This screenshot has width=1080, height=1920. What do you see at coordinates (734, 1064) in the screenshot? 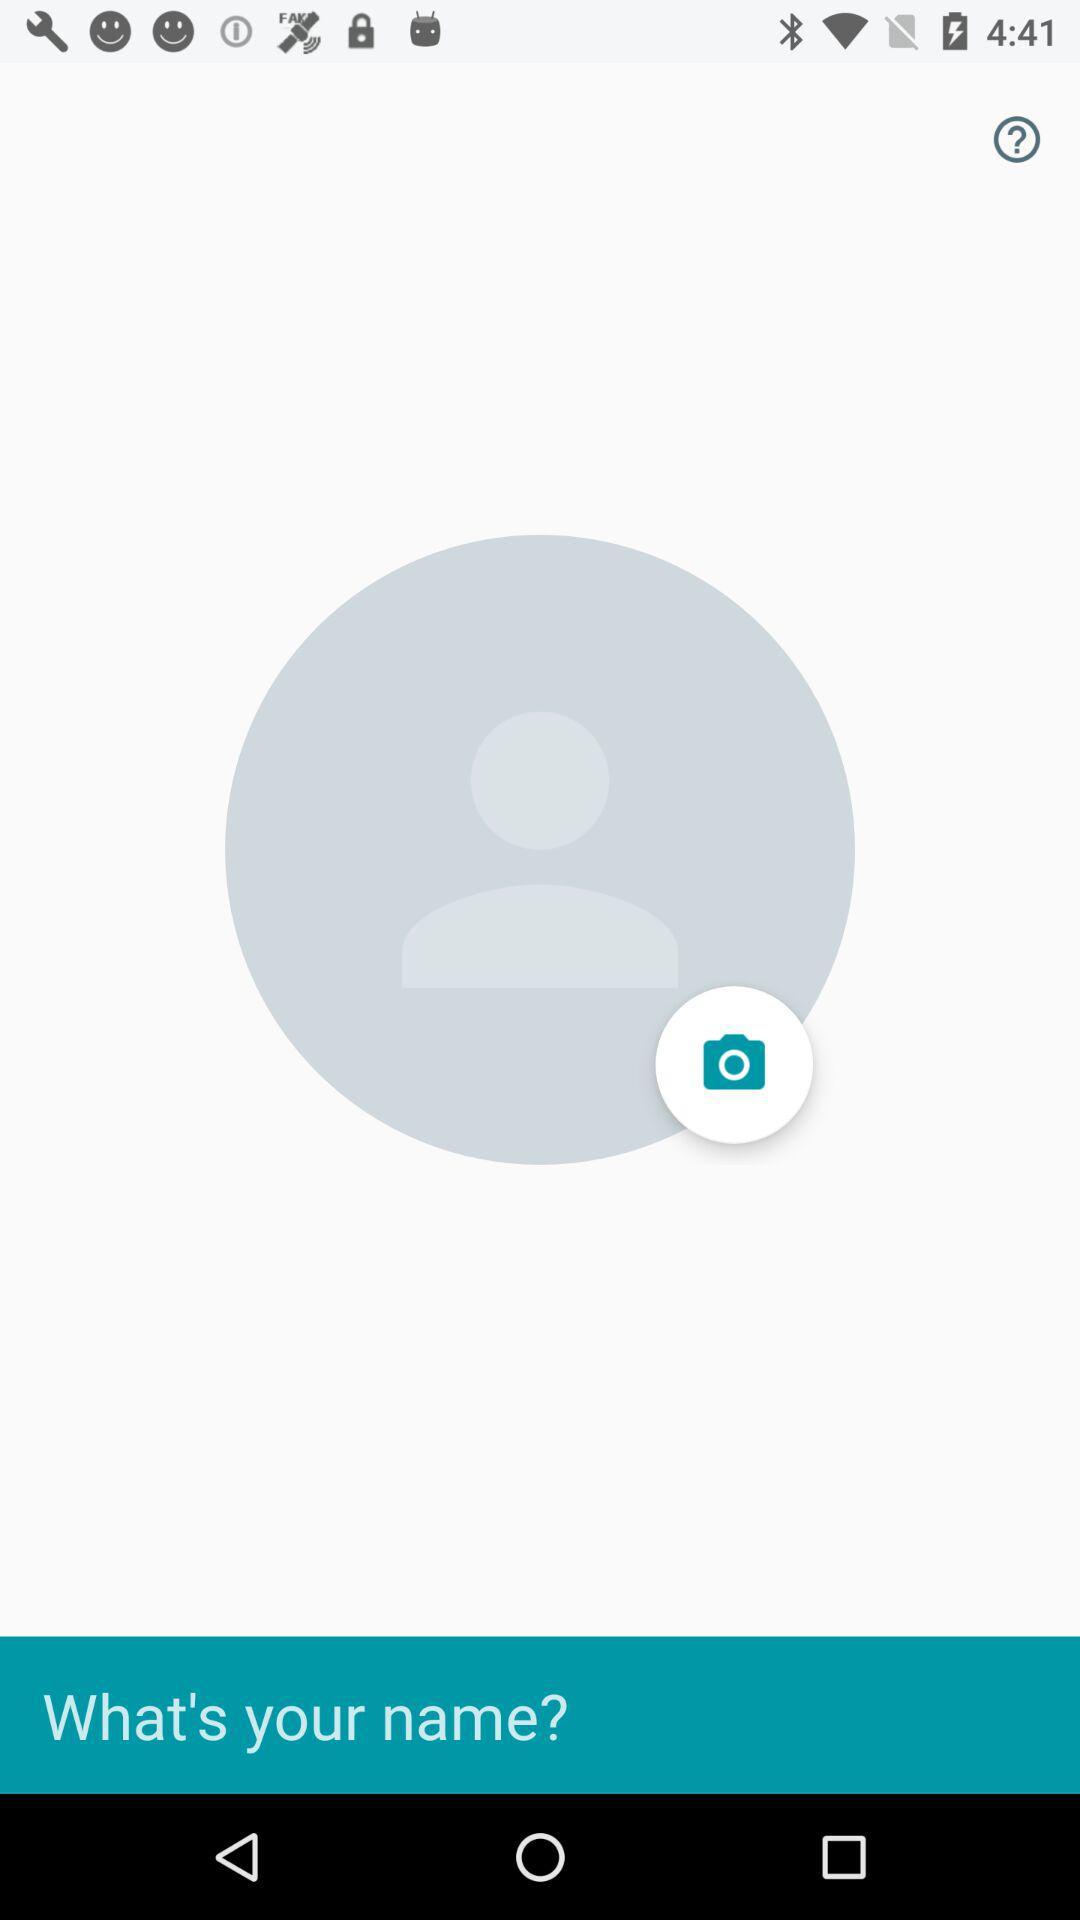
I see `the photo icon` at bounding box center [734, 1064].